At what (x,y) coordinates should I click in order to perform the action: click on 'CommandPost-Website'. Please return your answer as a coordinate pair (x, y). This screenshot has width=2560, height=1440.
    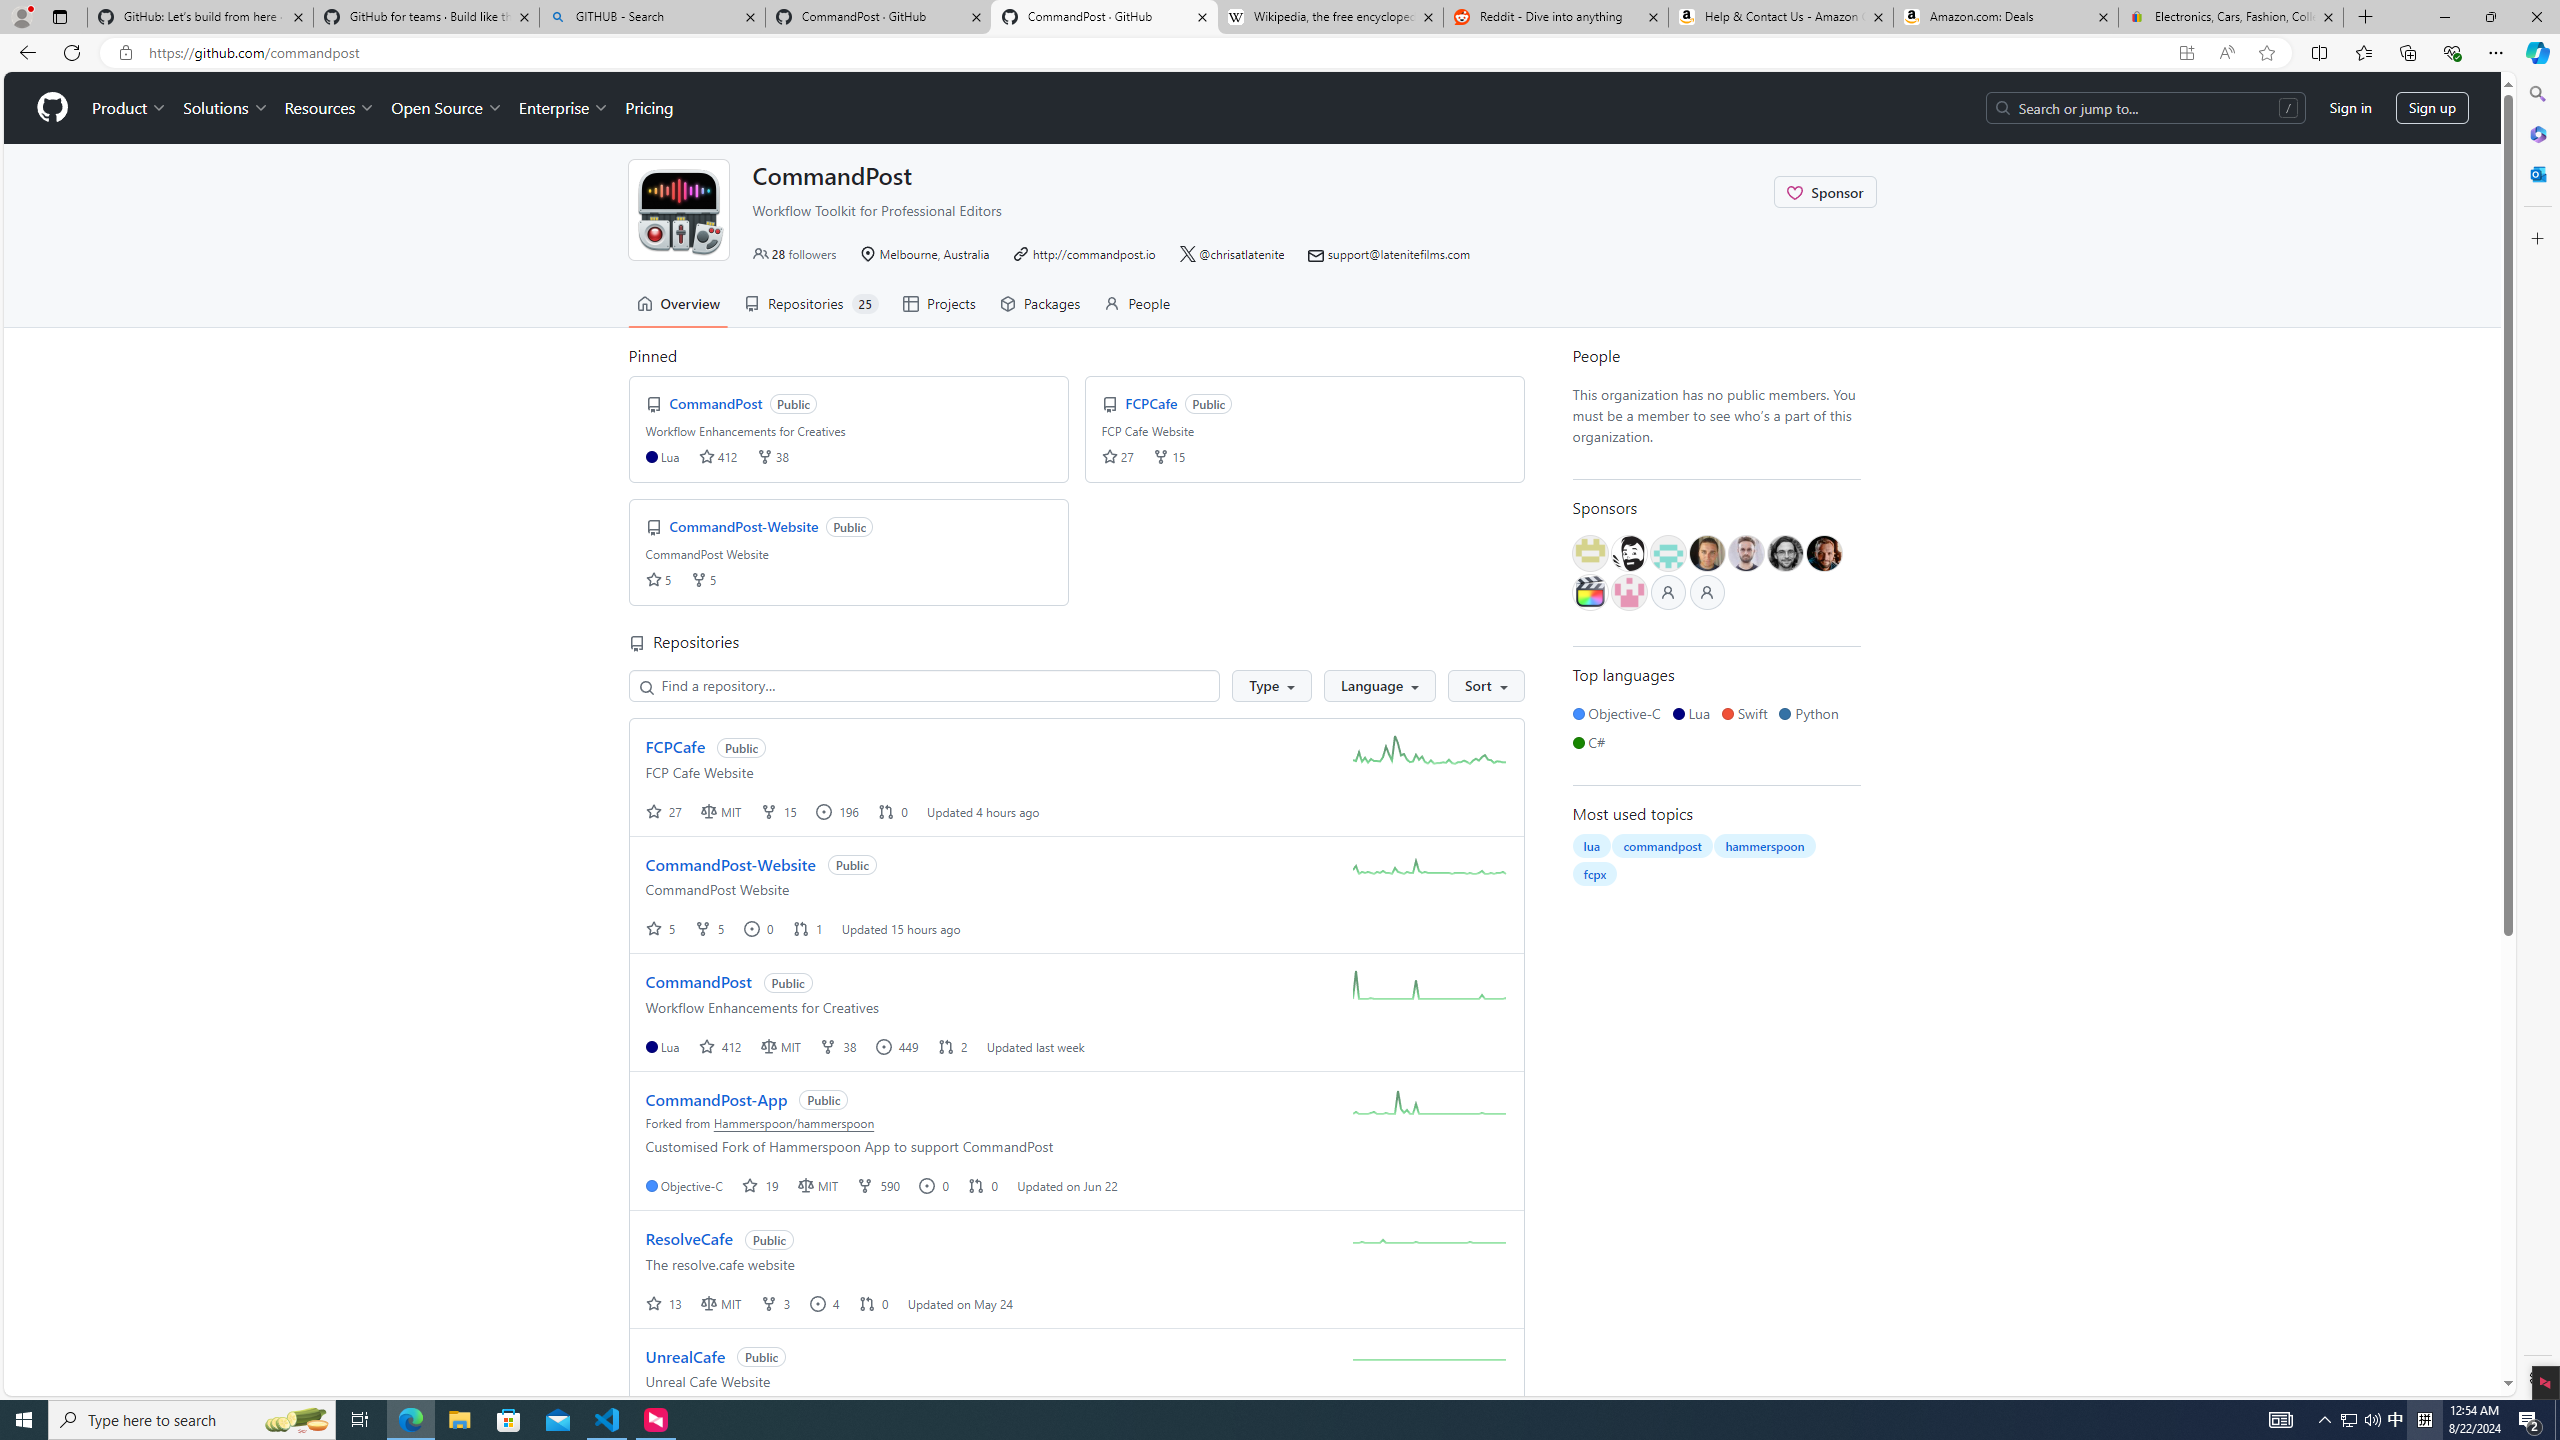
    Looking at the image, I should click on (729, 863).